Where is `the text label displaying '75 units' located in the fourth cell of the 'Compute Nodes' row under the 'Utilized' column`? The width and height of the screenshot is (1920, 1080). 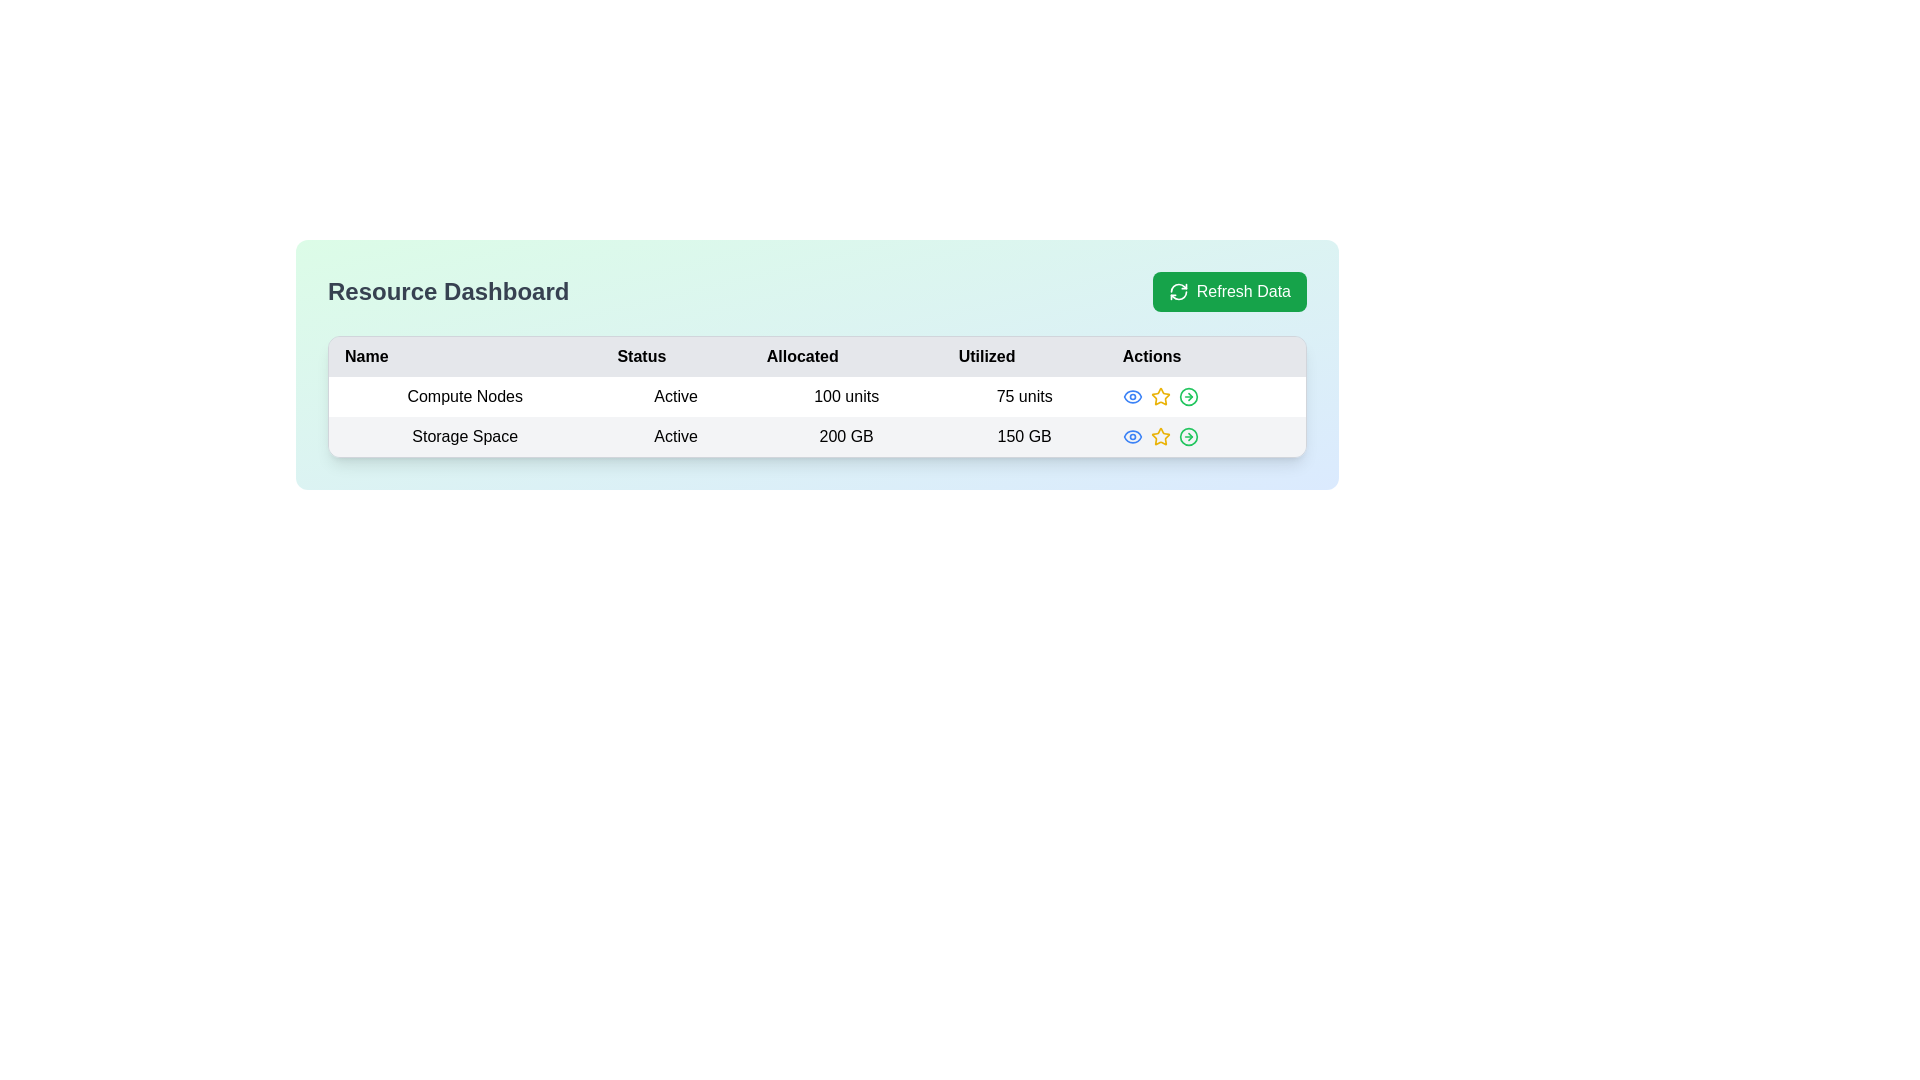 the text label displaying '75 units' located in the fourth cell of the 'Compute Nodes' row under the 'Utilized' column is located at coordinates (1024, 397).